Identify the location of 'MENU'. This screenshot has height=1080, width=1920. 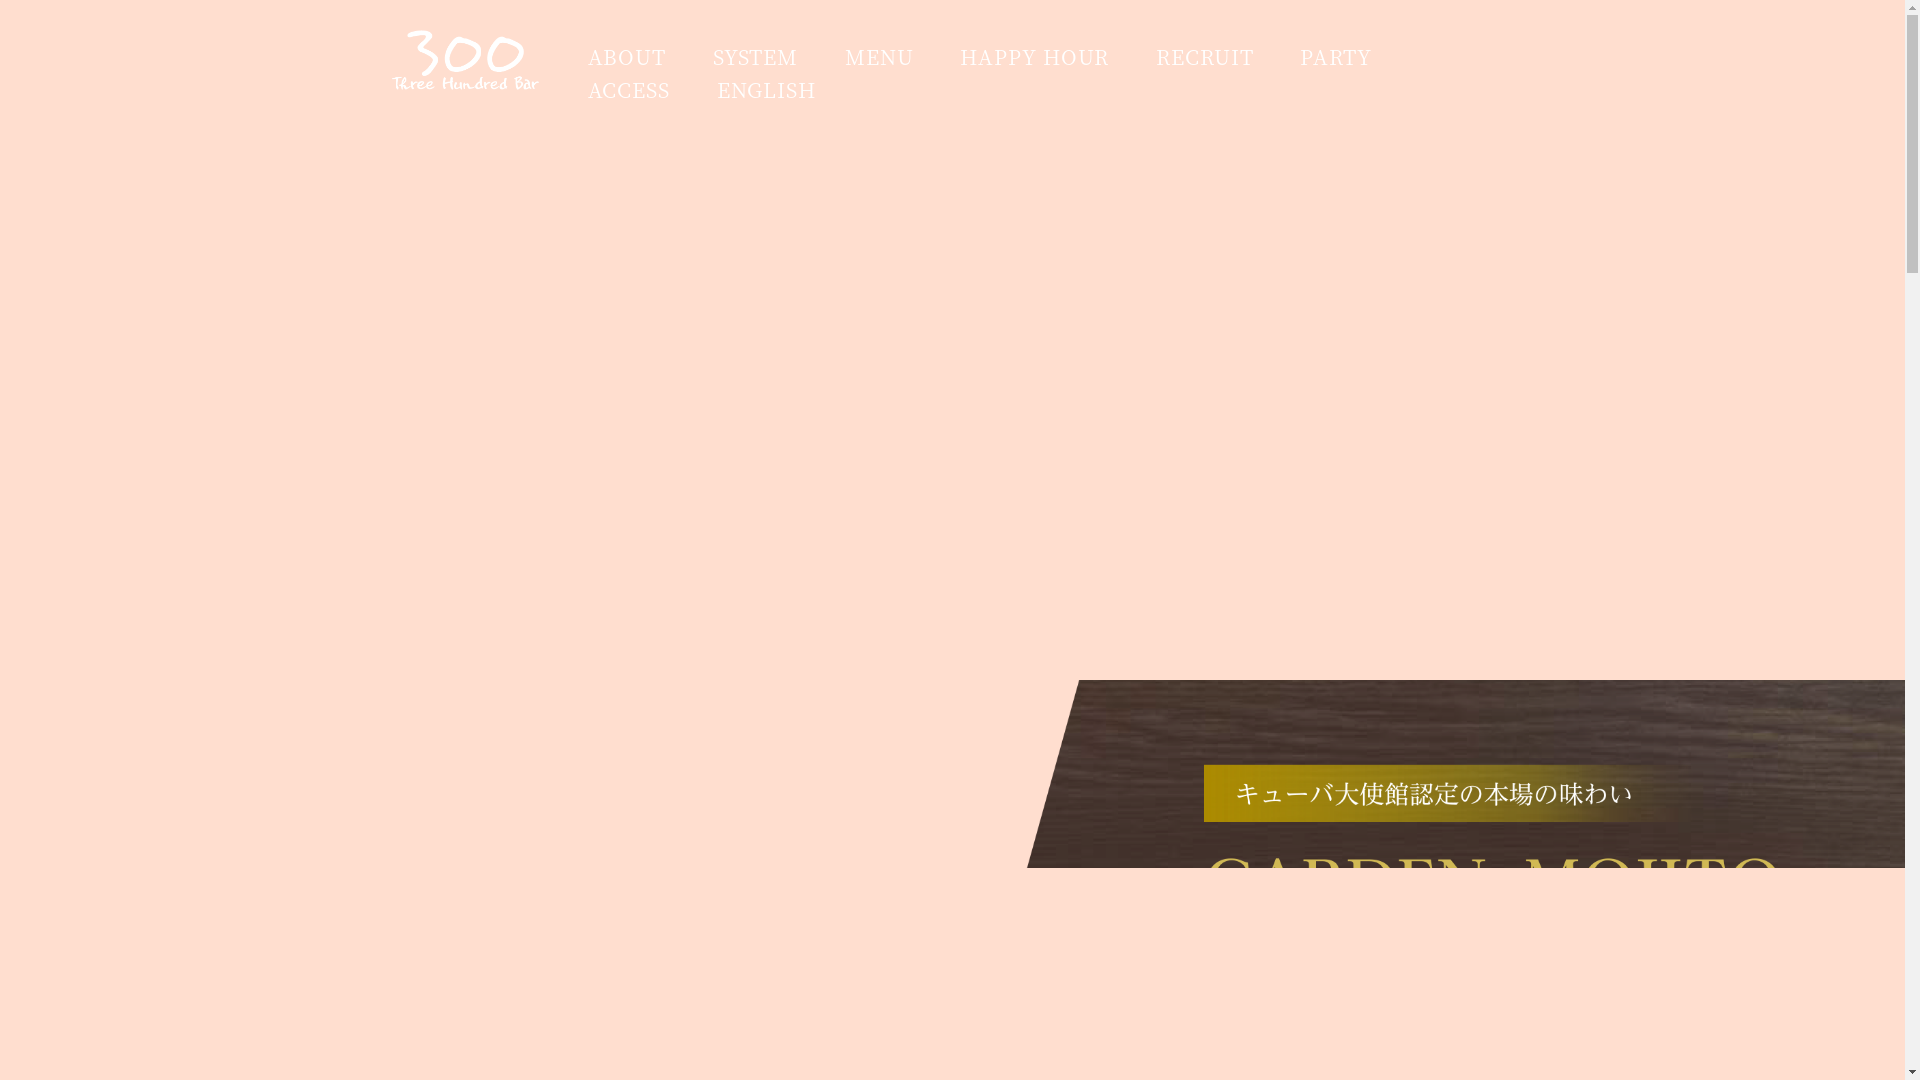
(879, 56).